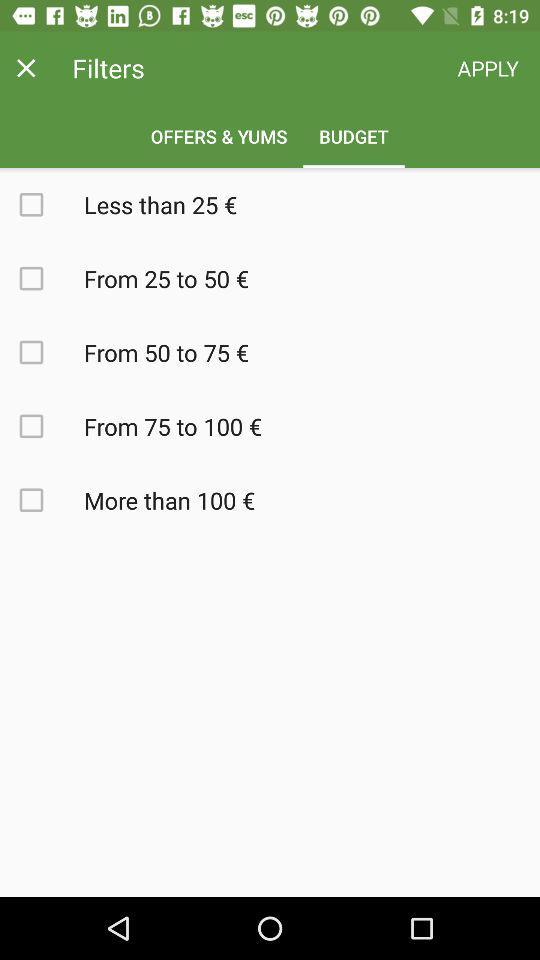 This screenshot has height=960, width=540. What do you see at coordinates (25, 68) in the screenshot?
I see `the close icon` at bounding box center [25, 68].